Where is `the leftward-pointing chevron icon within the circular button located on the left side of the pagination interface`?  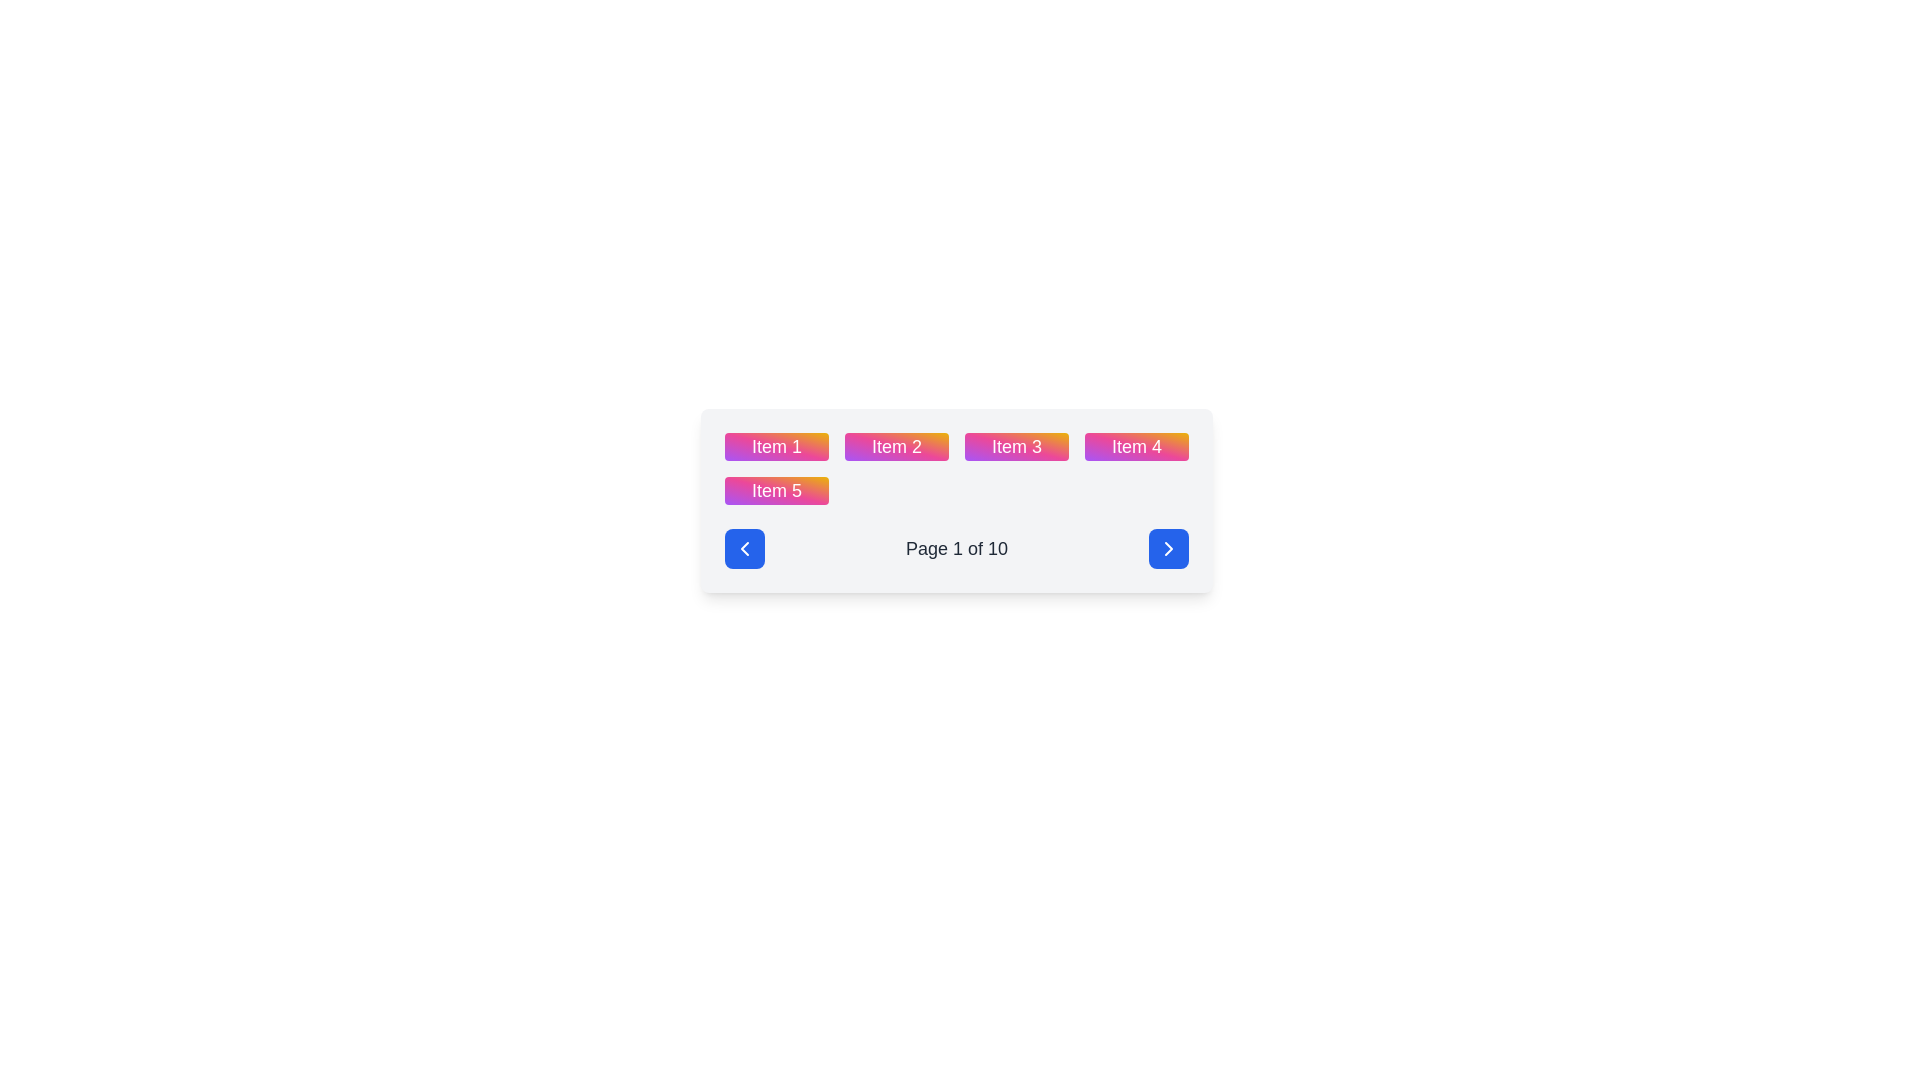
the leftward-pointing chevron icon within the circular button located on the left side of the pagination interface is located at coordinates (743, 548).